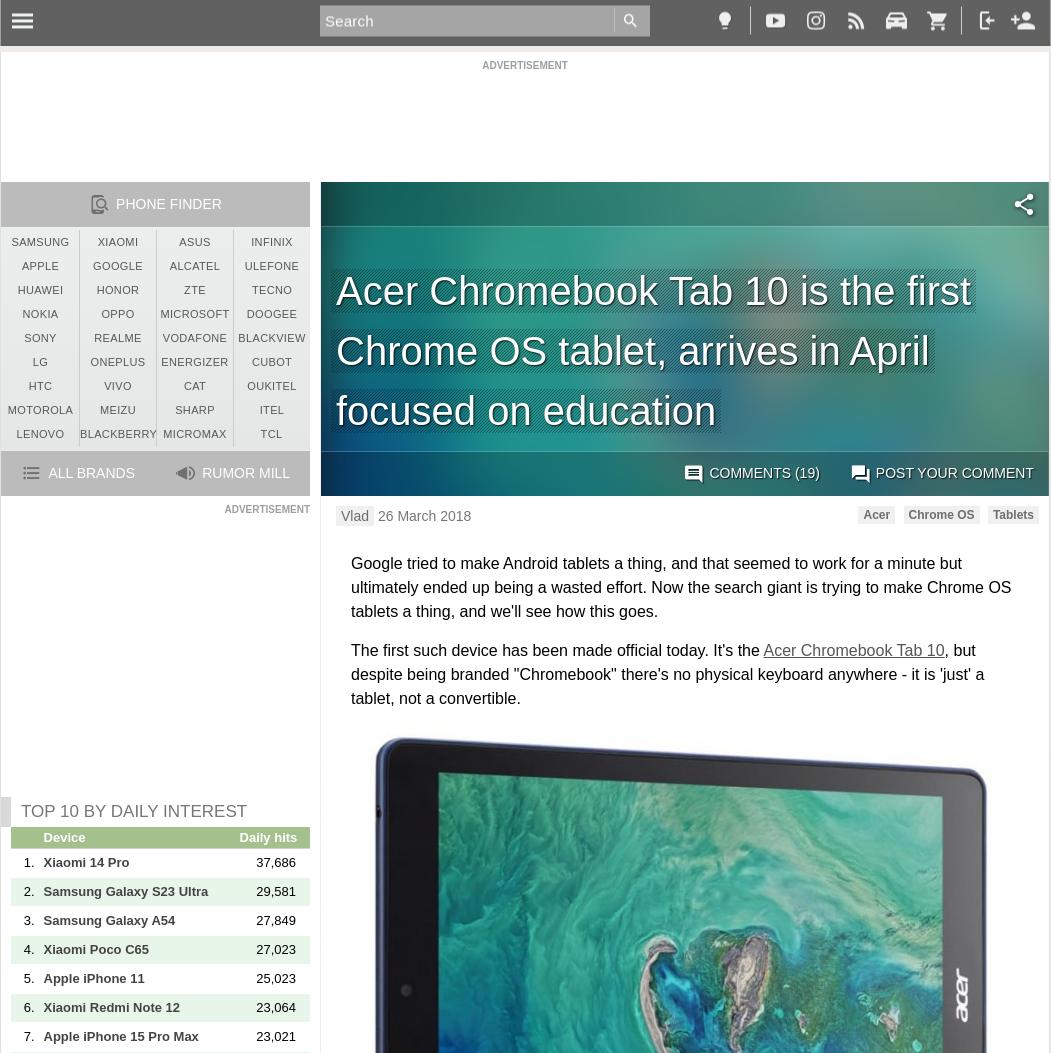 The width and height of the screenshot is (1051, 1053). Describe the element at coordinates (246, 472) in the screenshot. I see `'Rumor mill'` at that location.